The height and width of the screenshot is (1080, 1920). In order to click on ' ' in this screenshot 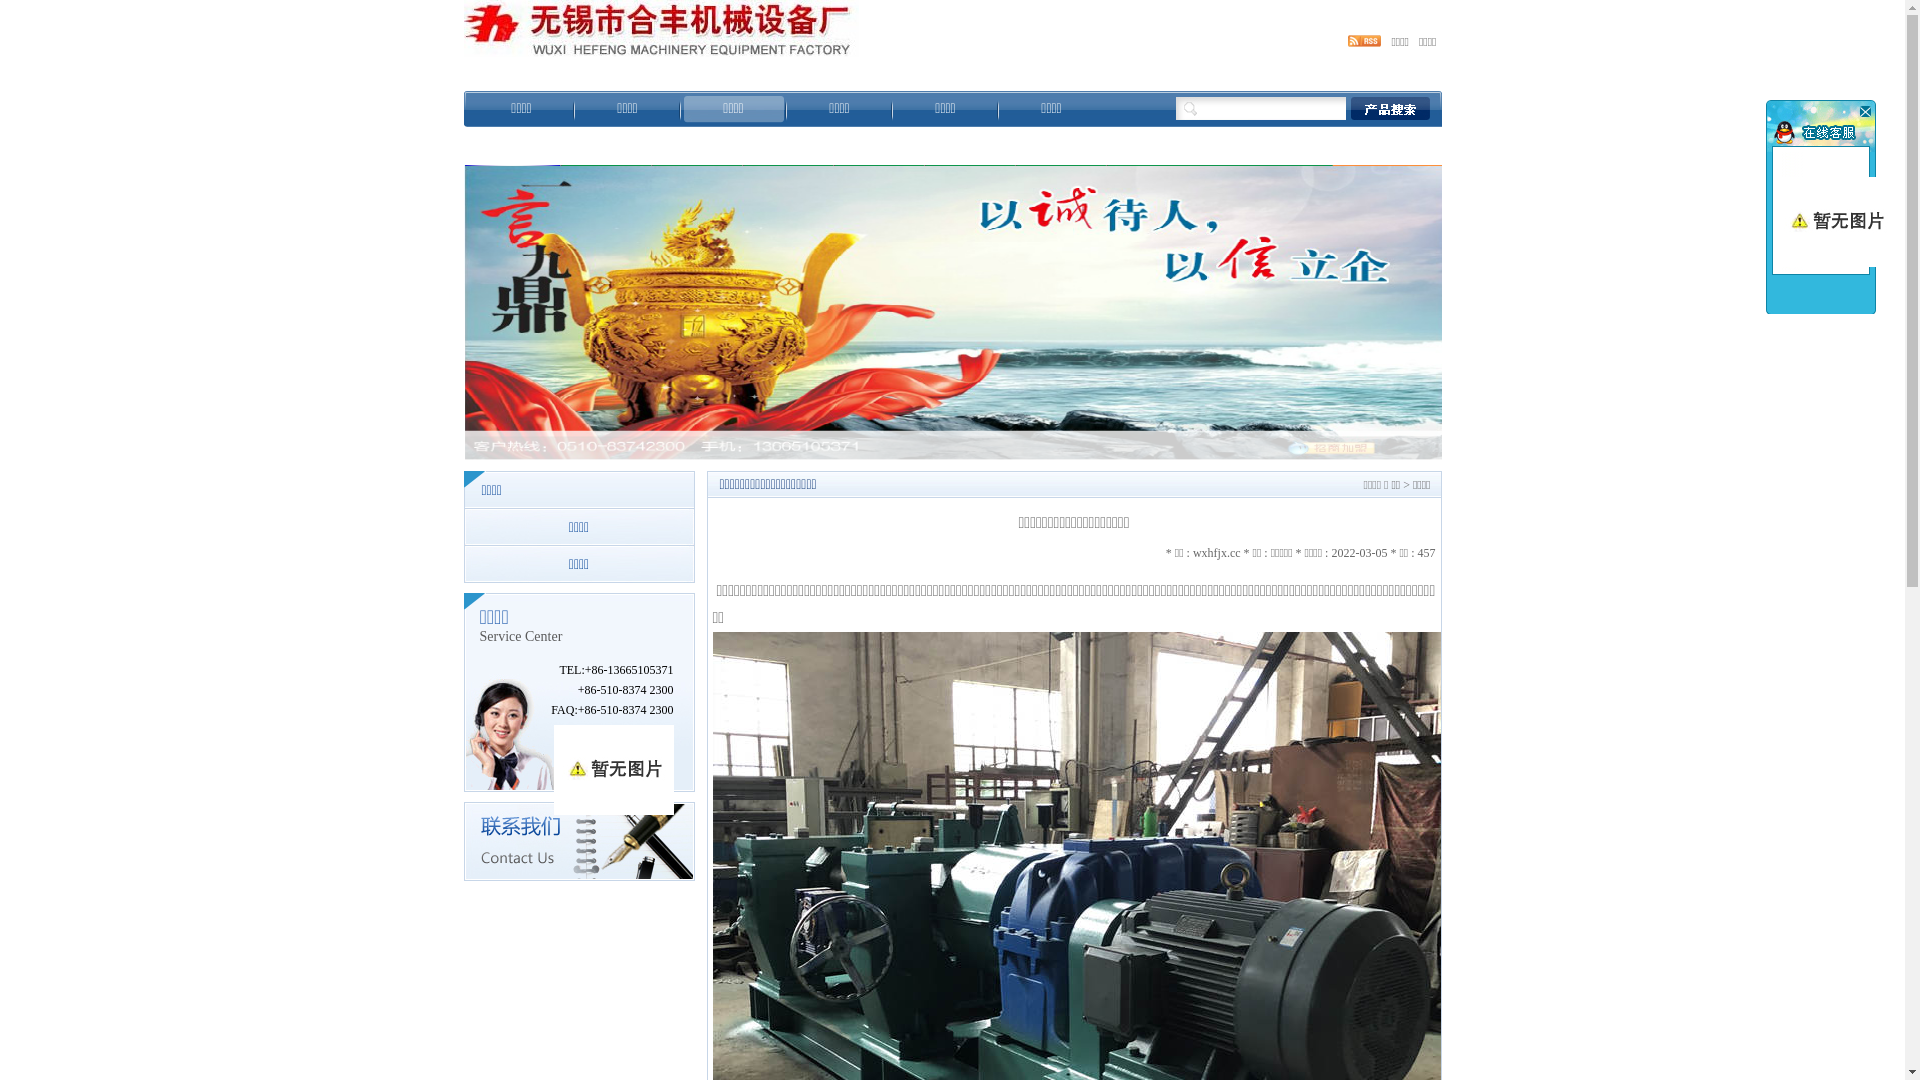, I will do `click(1852, 111)`.